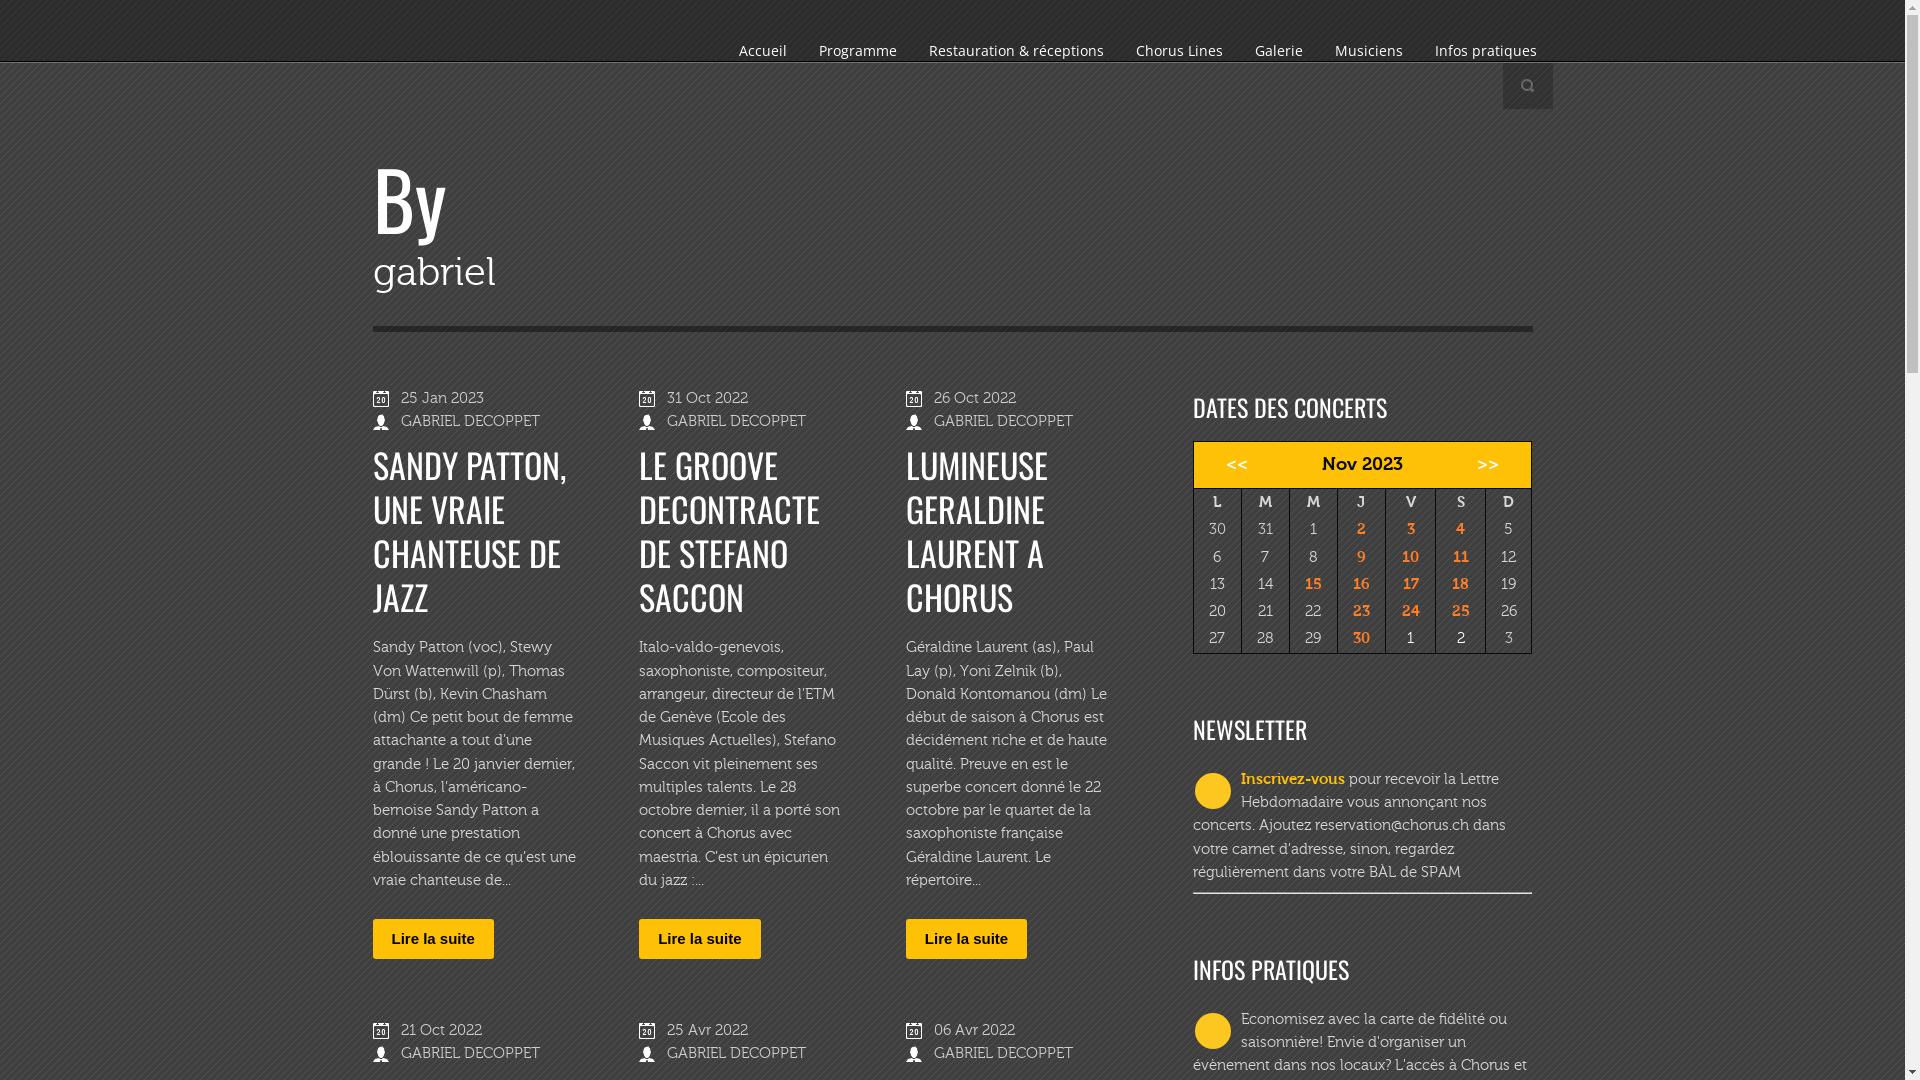  I want to click on '>>', so click(1494, 465).